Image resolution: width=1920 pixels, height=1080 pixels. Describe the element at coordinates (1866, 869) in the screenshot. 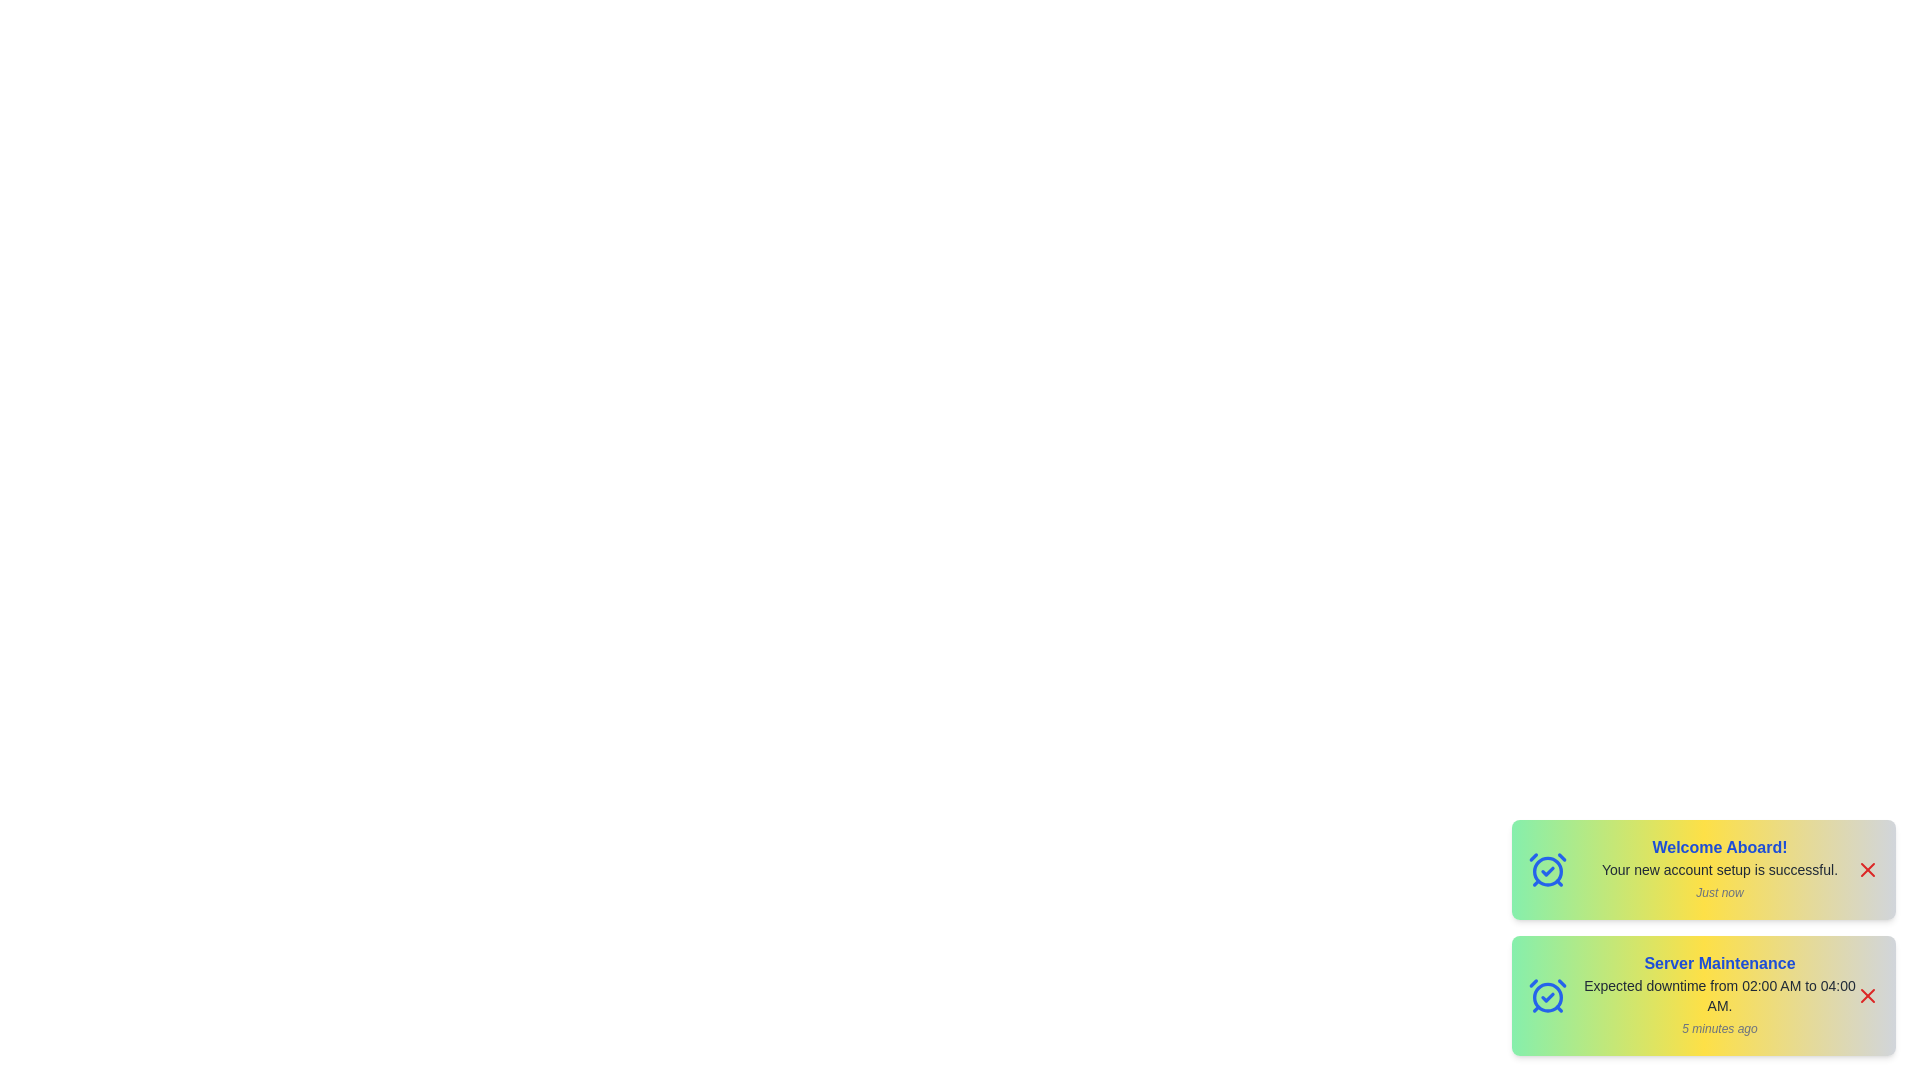

I see `the close button of the notification to dismiss it` at that location.